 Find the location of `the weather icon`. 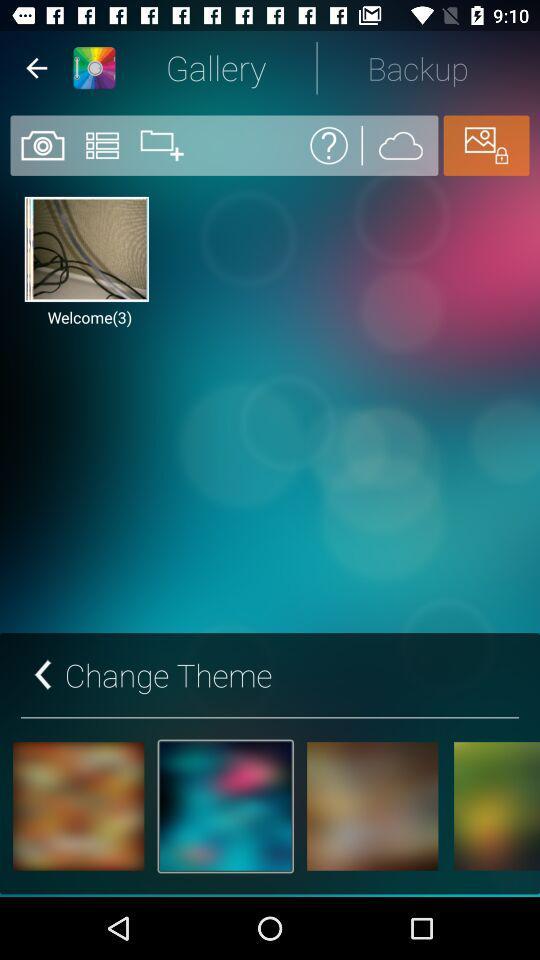

the weather icon is located at coordinates (400, 144).